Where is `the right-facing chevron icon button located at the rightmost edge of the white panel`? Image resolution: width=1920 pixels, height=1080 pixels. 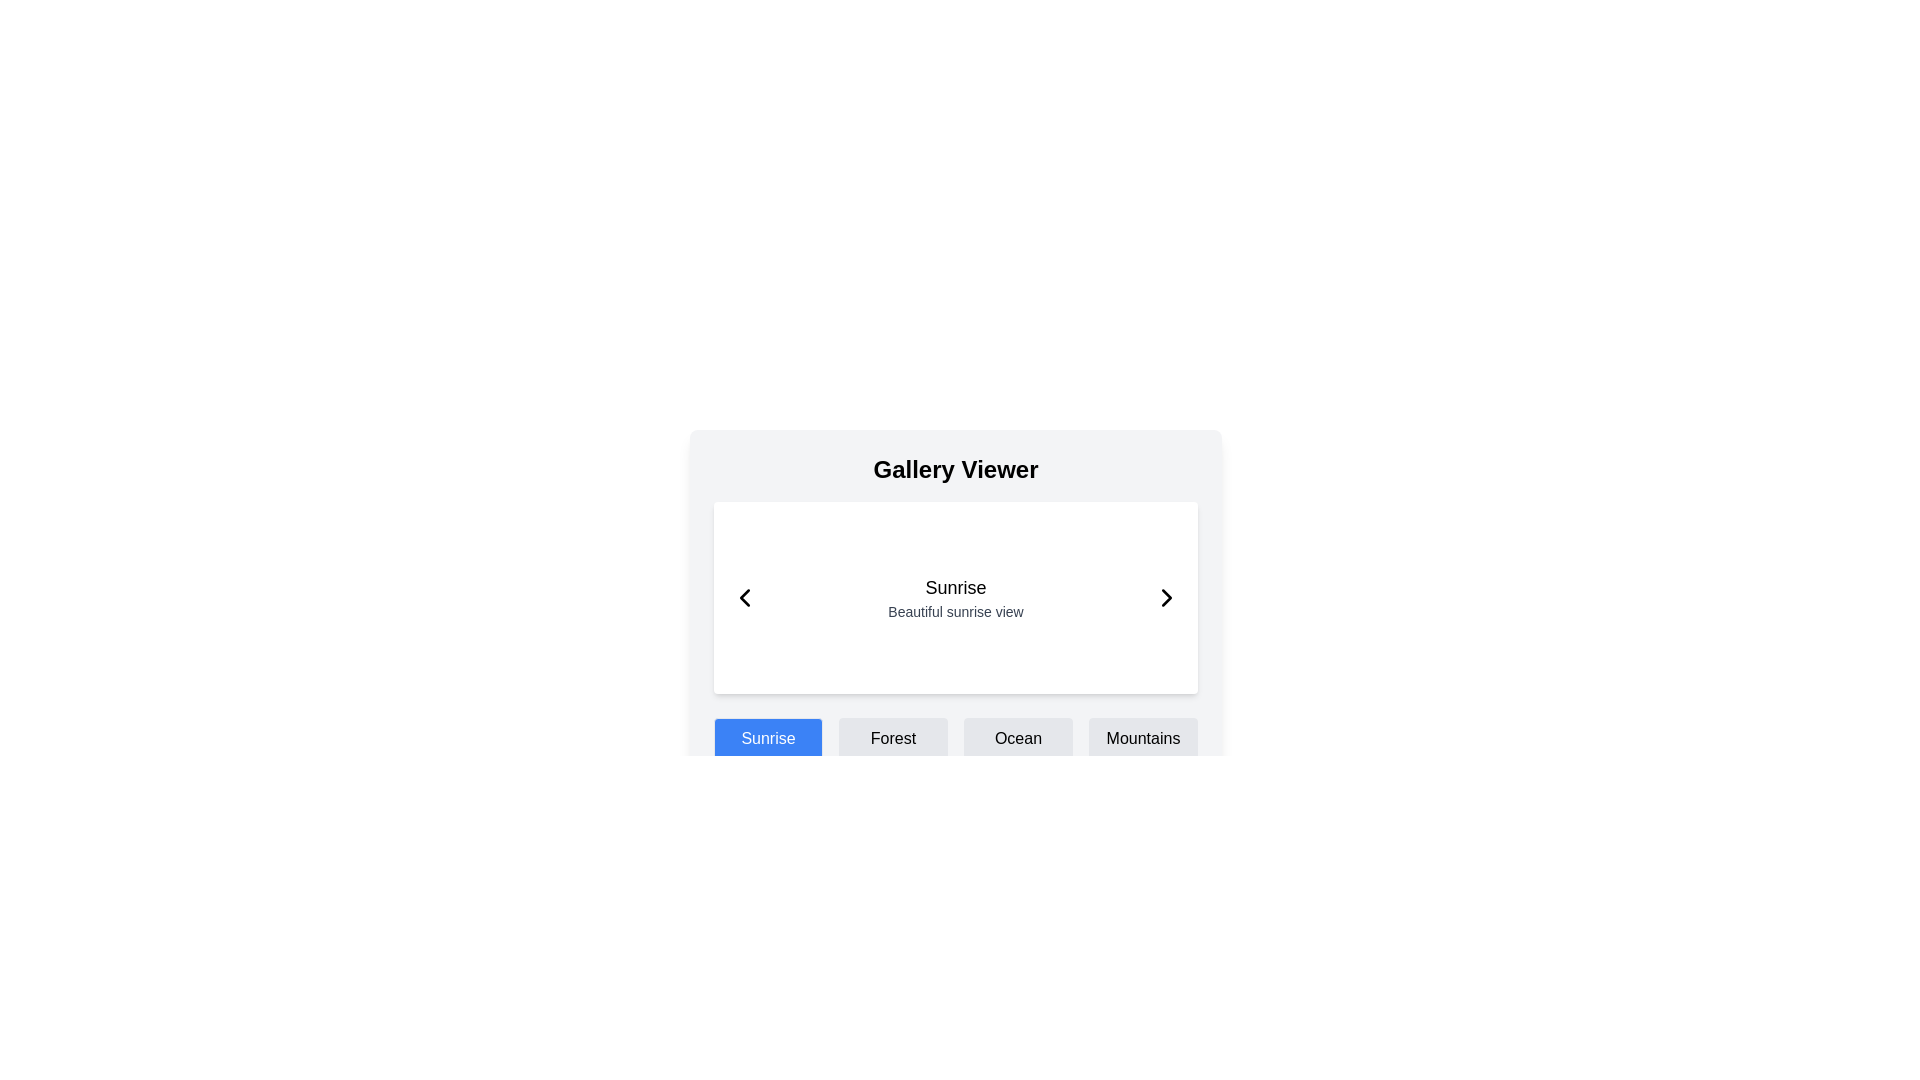
the right-facing chevron icon button located at the rightmost edge of the white panel is located at coordinates (1166, 596).